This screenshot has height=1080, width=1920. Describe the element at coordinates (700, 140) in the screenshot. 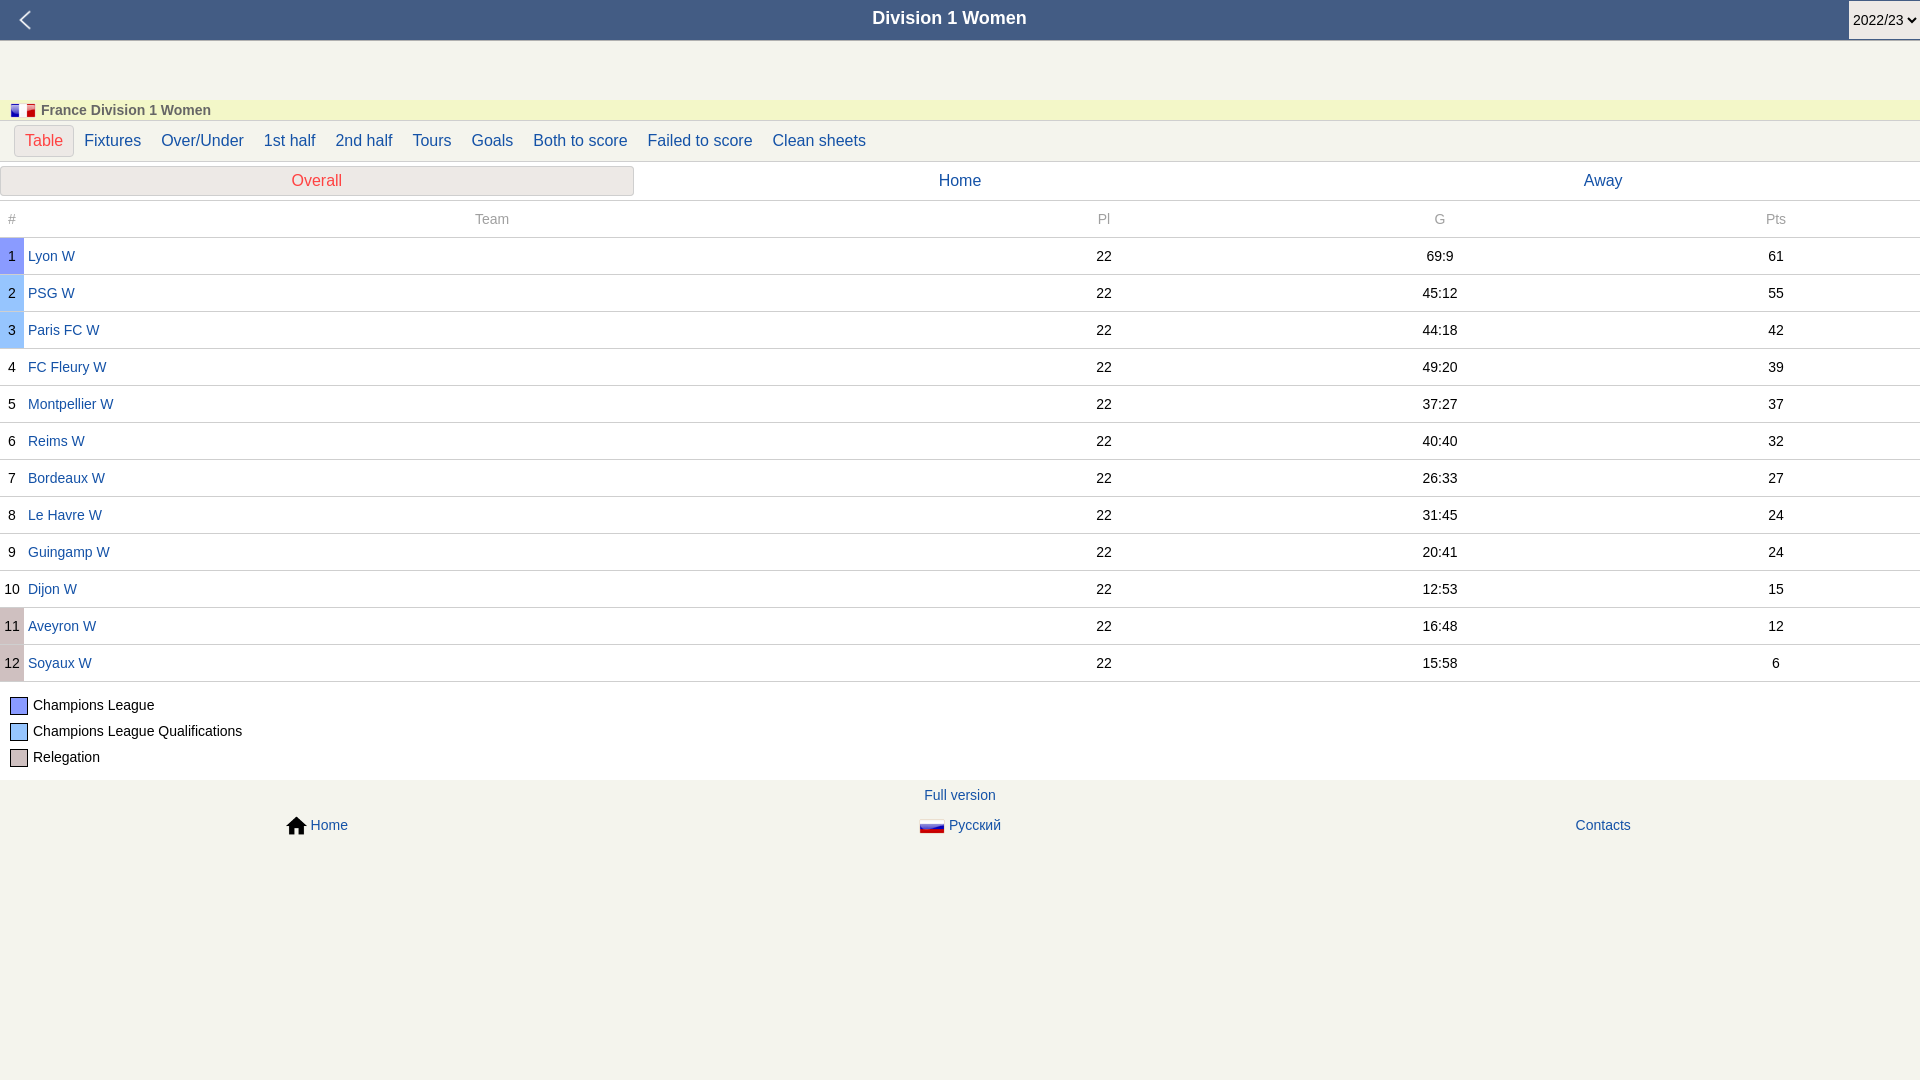

I see `'Failed to score'` at that location.